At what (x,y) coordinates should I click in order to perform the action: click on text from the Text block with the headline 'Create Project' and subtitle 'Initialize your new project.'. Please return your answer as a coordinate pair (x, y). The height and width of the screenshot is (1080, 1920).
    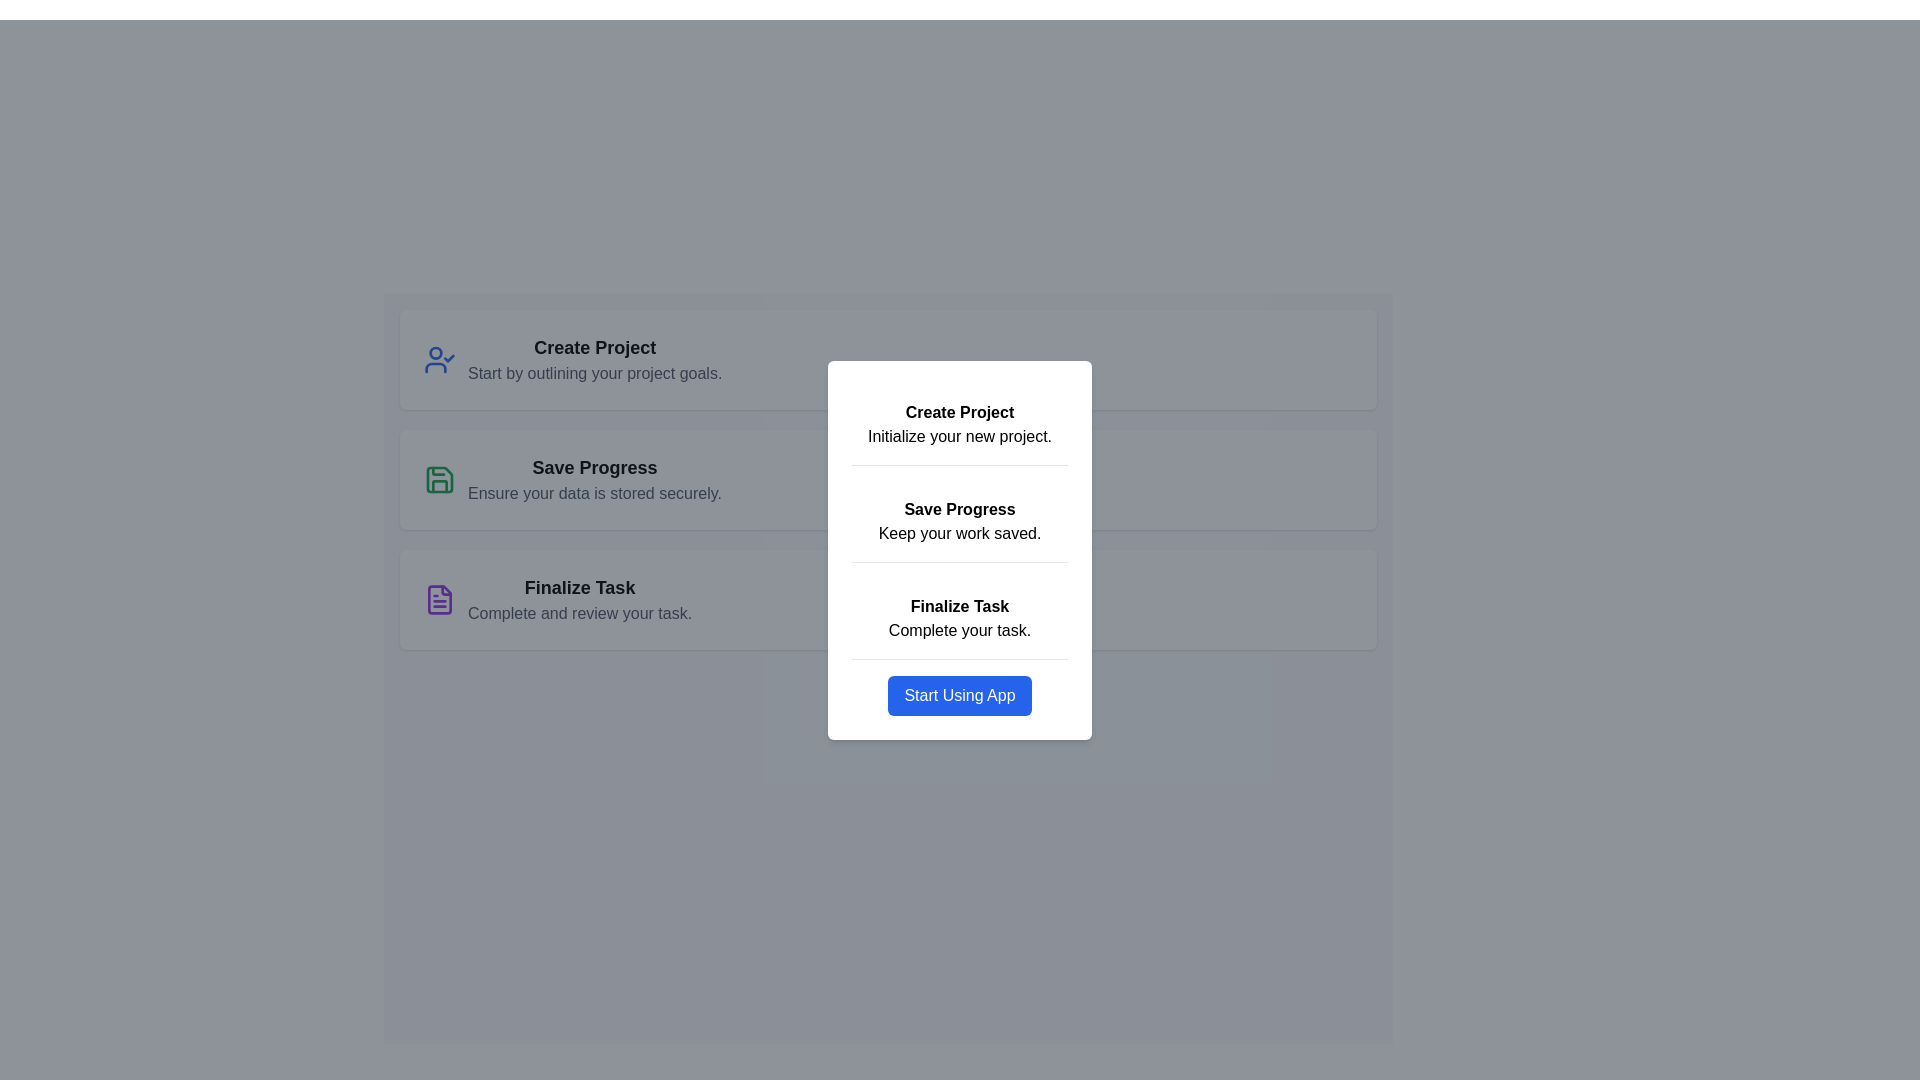
    Looking at the image, I should click on (960, 423).